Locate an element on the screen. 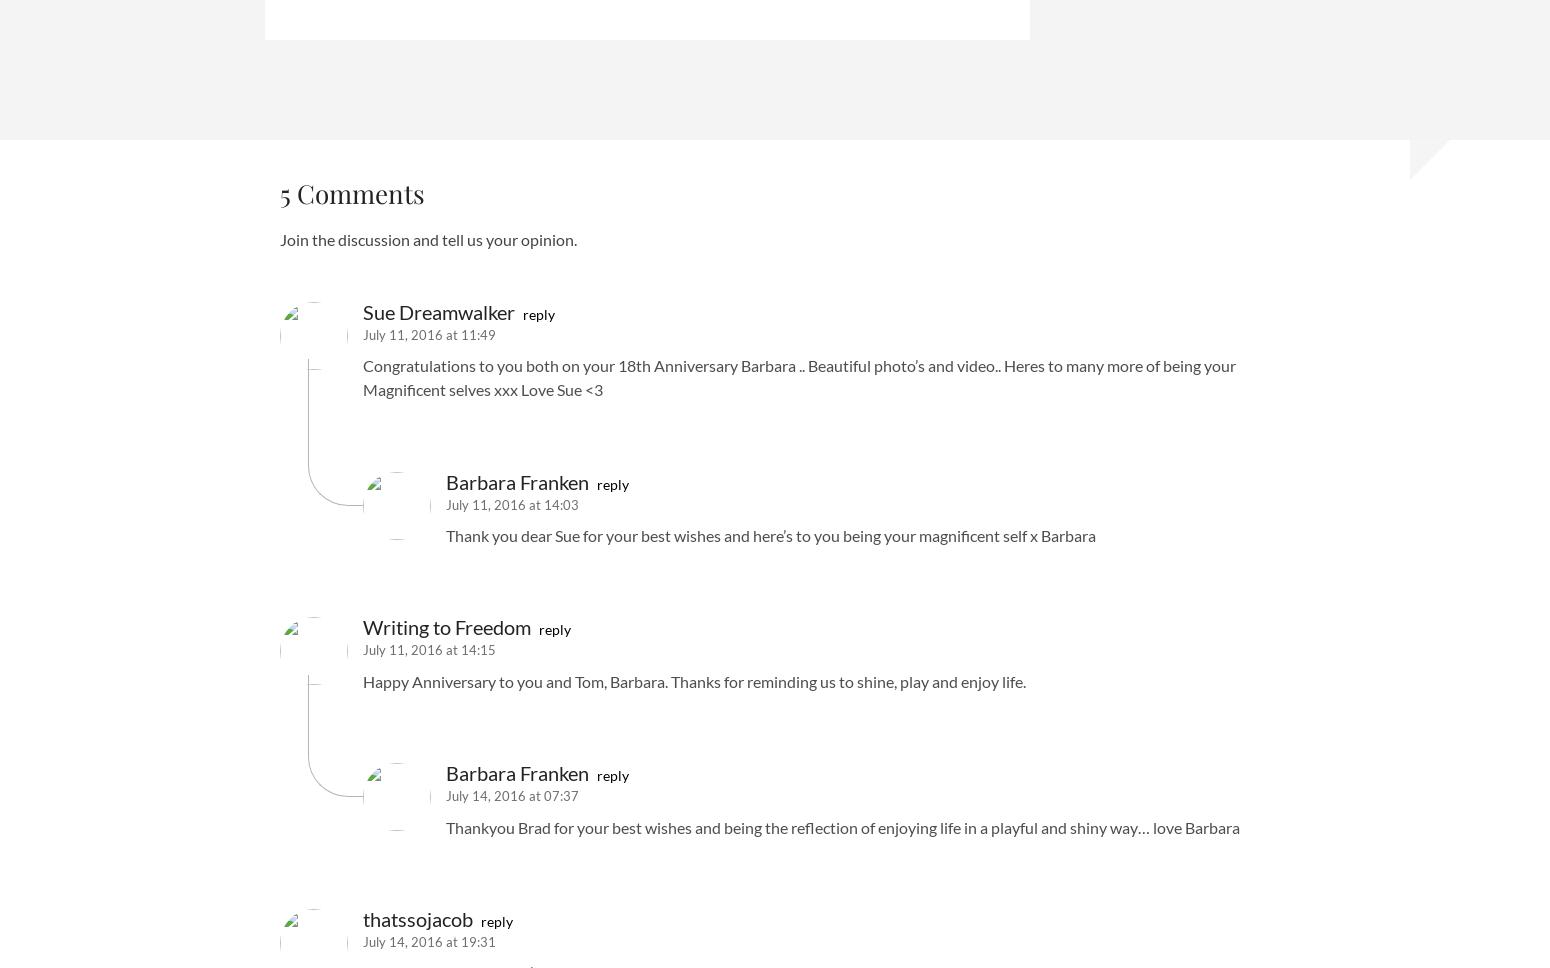  'July 14, 2016 at 19:31' is located at coordinates (429, 940).